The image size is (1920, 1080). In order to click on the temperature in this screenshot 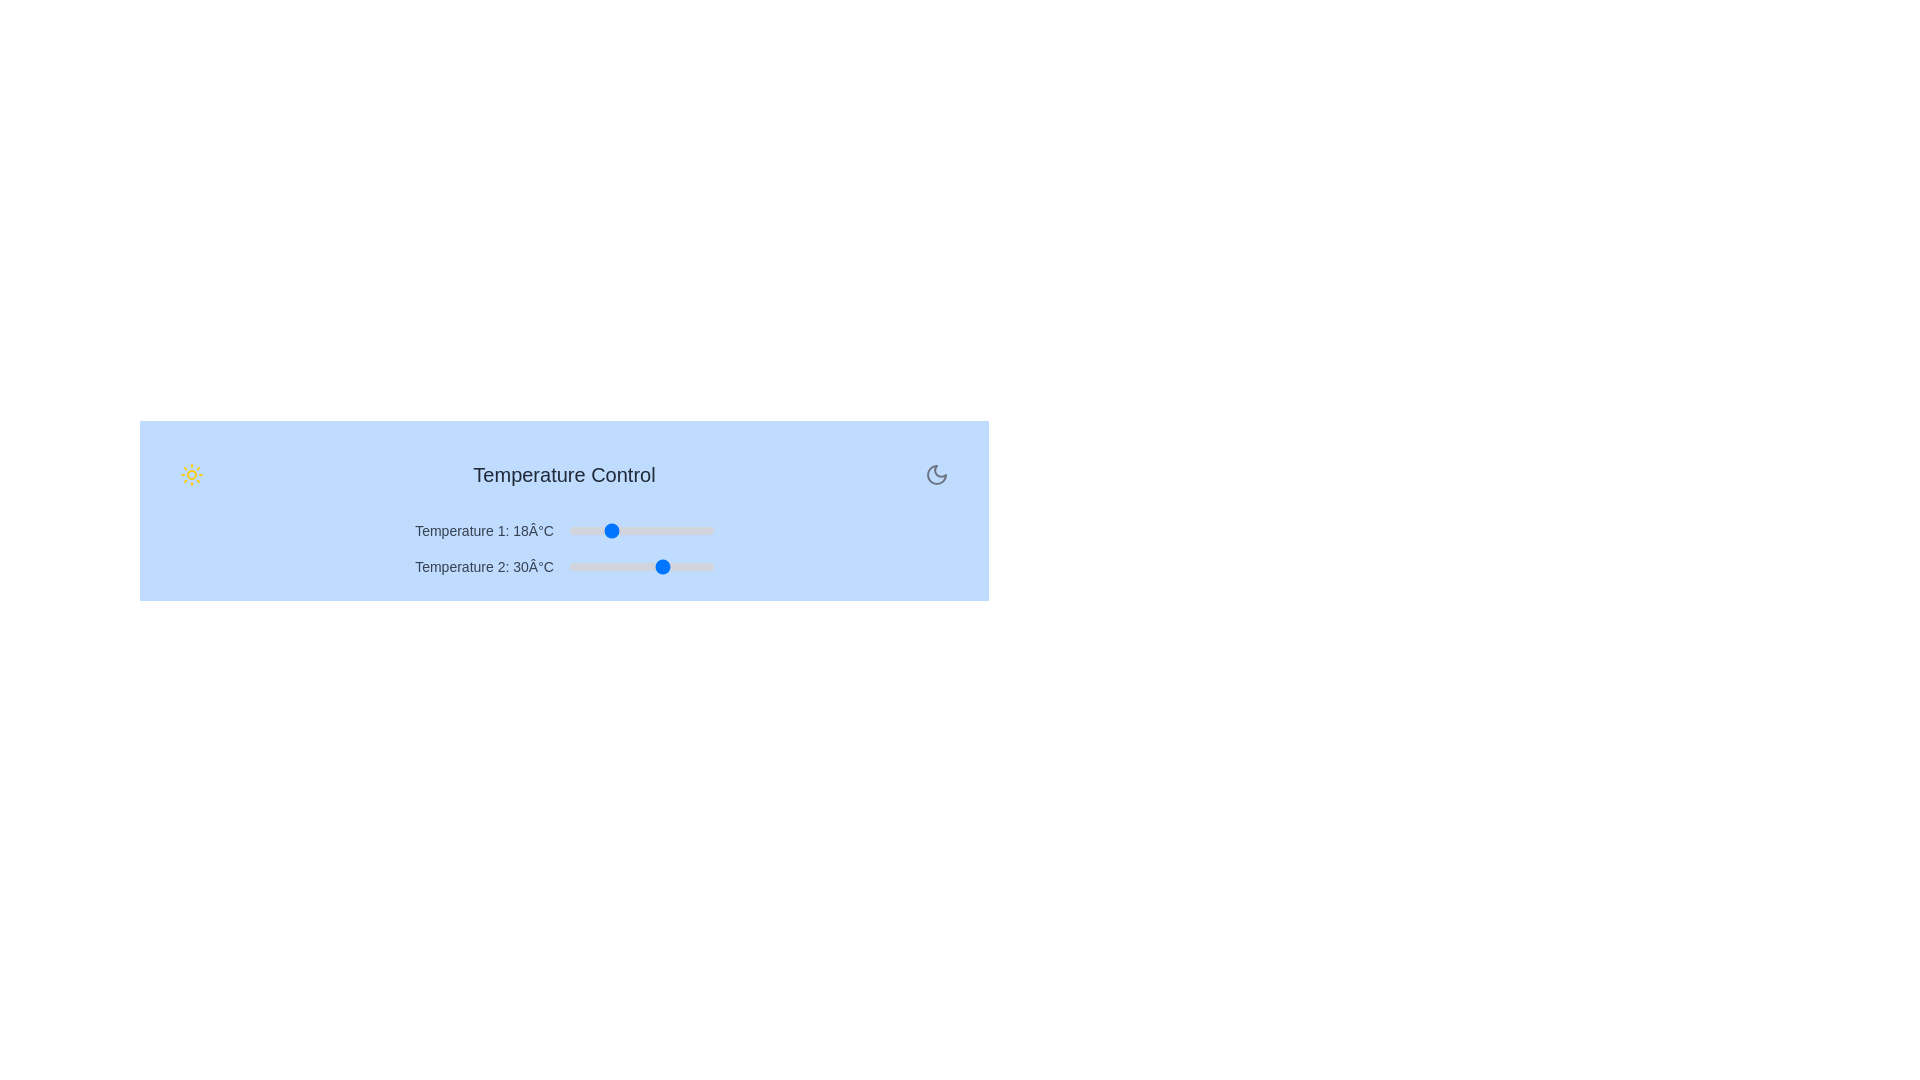, I will do `click(694, 530)`.